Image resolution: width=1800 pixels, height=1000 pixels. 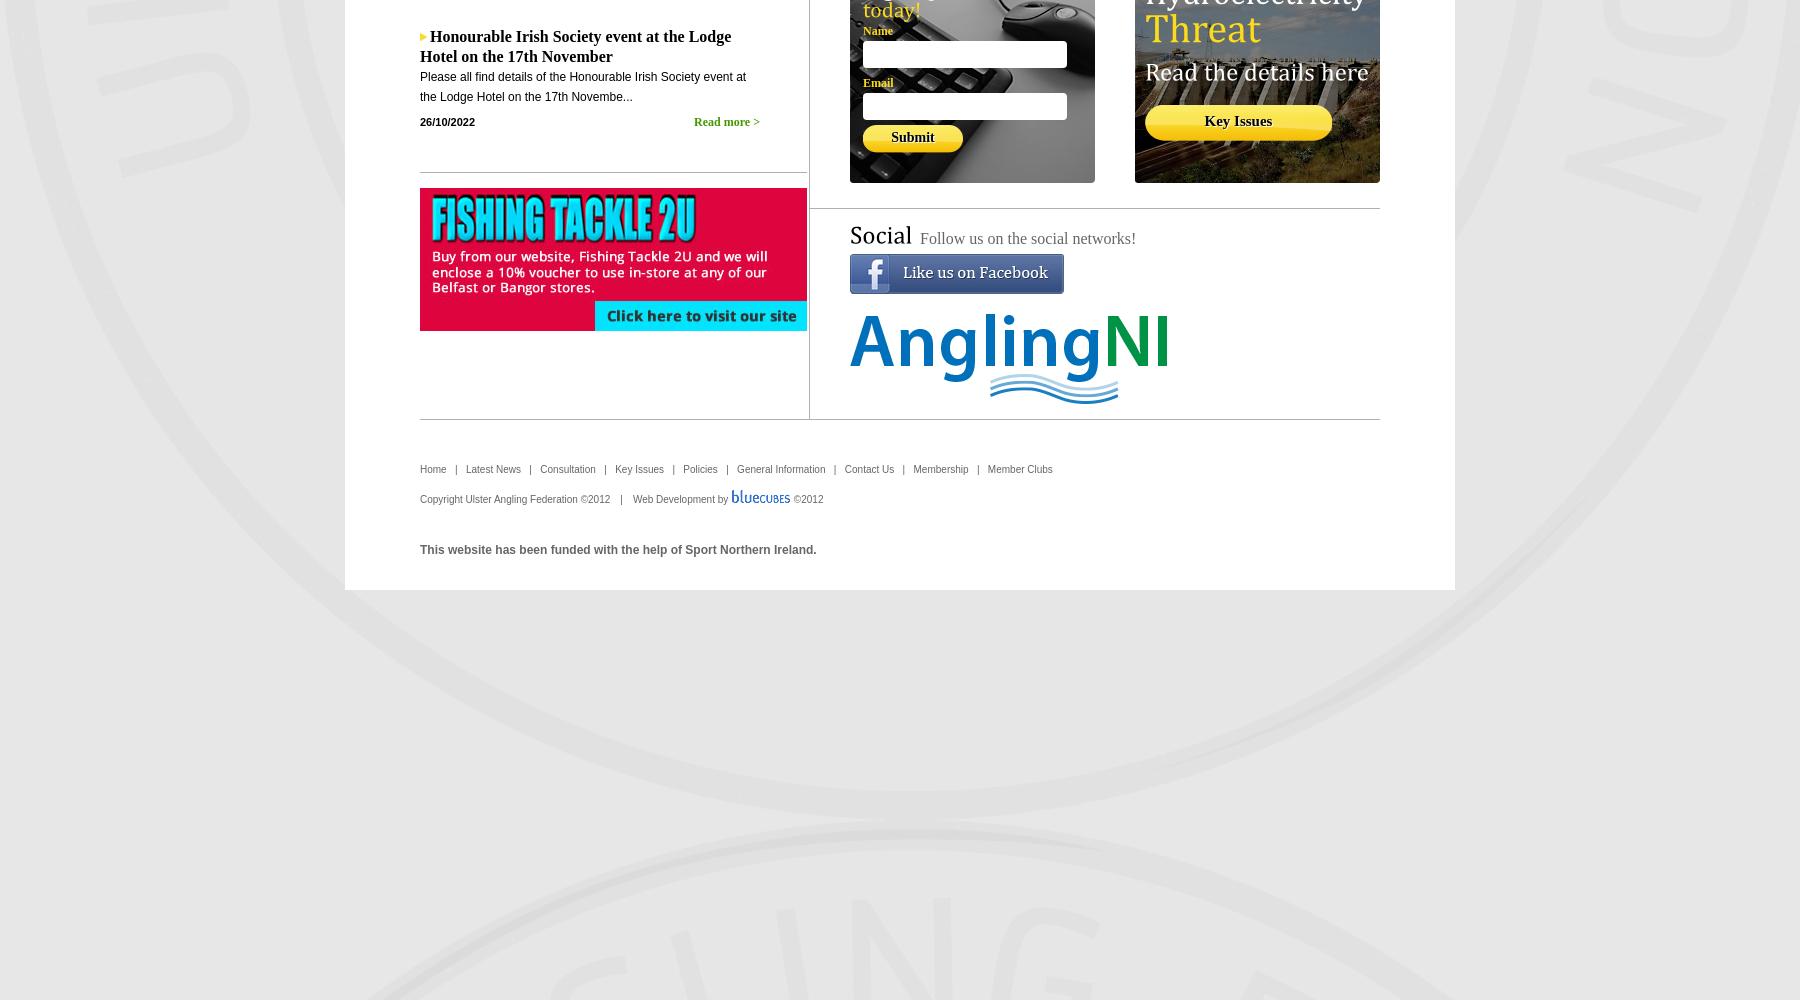 What do you see at coordinates (713, 498) in the screenshot?
I see `'by'` at bounding box center [713, 498].